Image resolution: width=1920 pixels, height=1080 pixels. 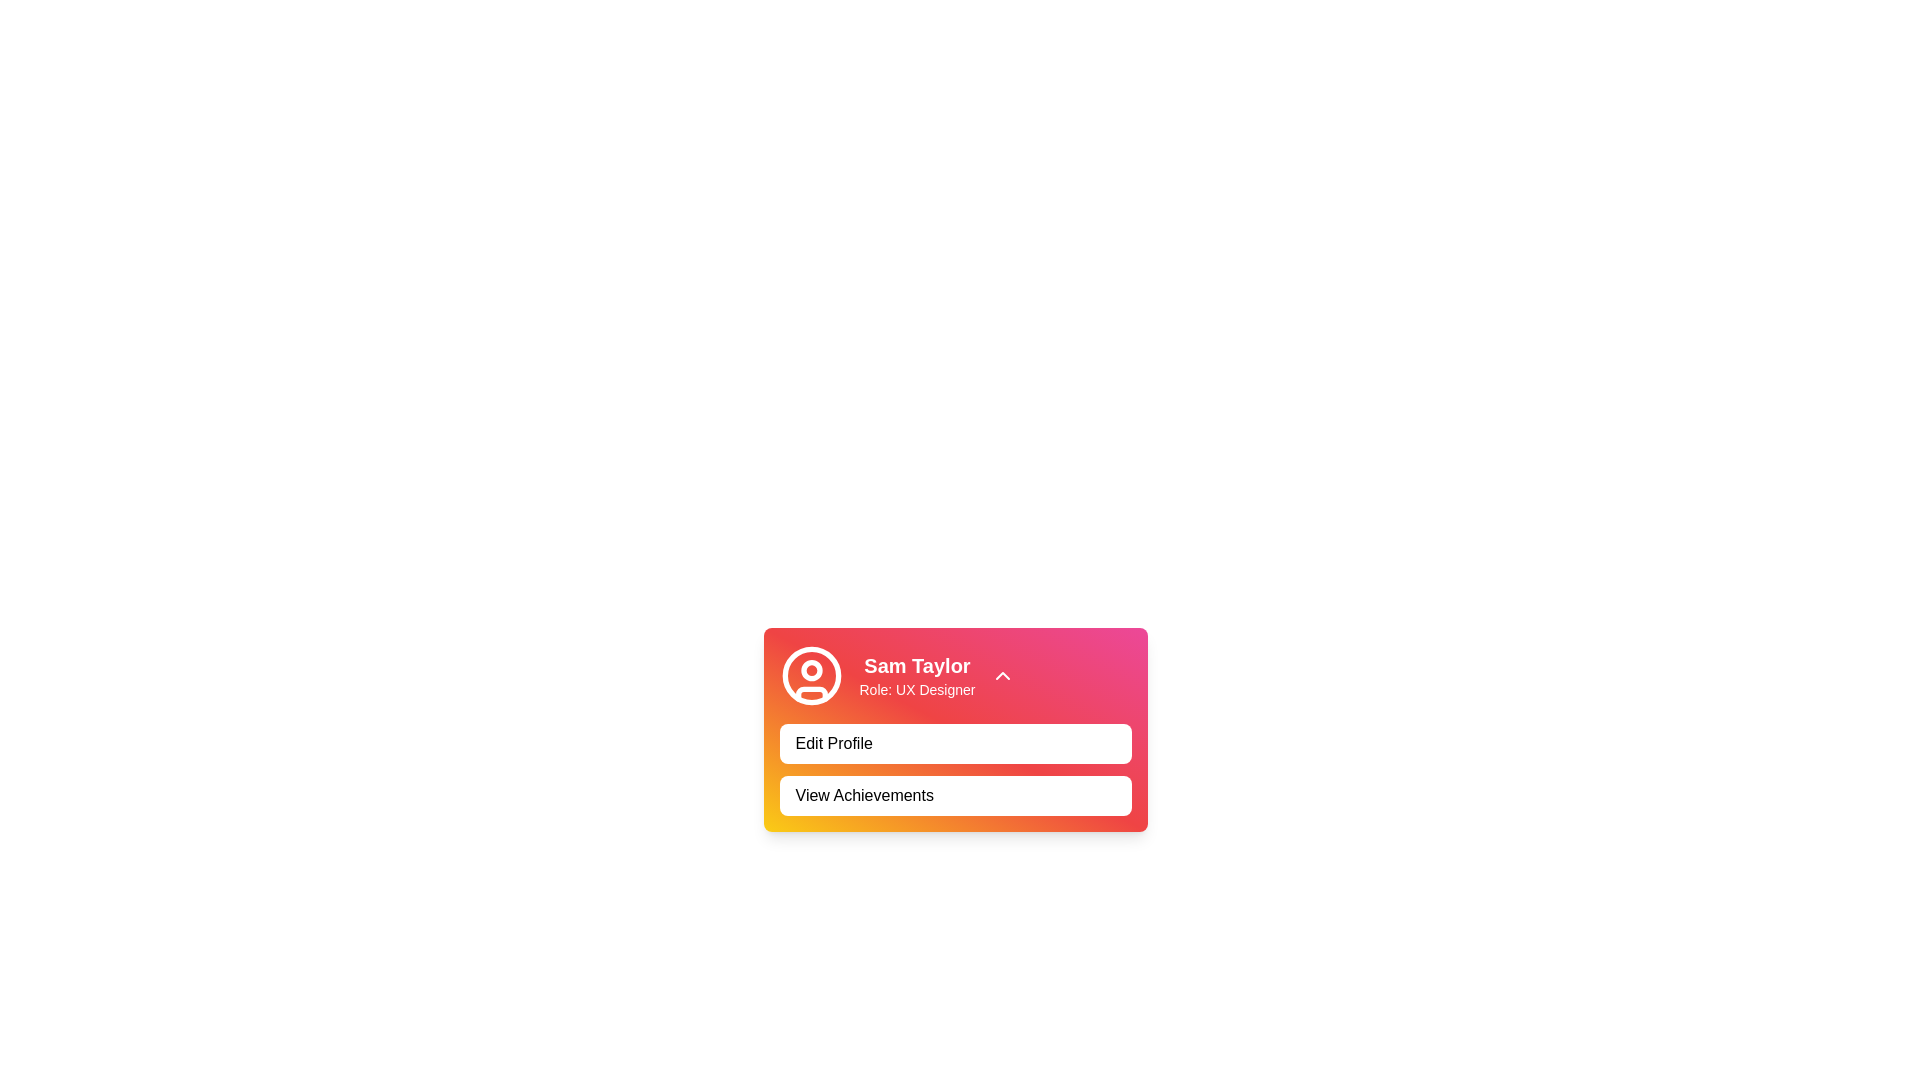 I want to click on the prominent label displaying the user's name 'Sam Taylor' in the user profile card, located at the top section of the card layout, so click(x=916, y=666).